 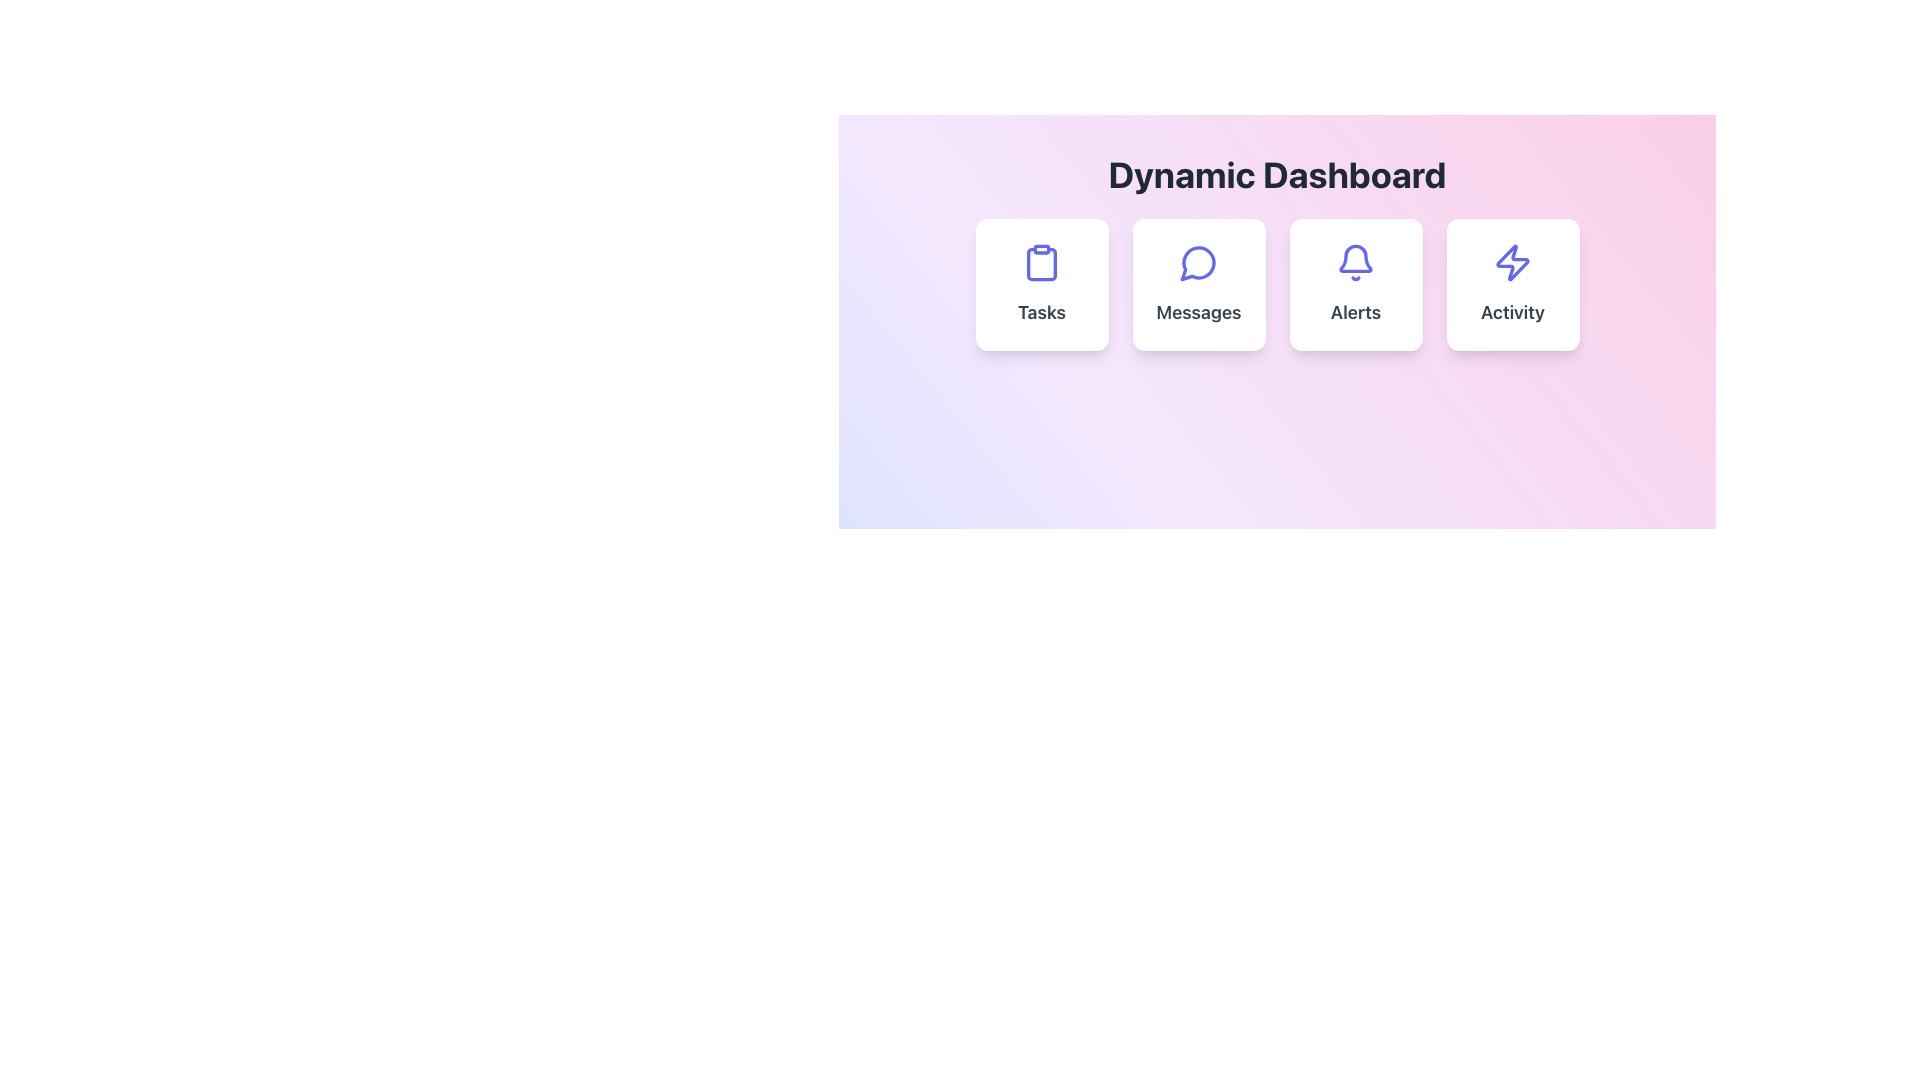 I want to click on the notification icon located in the third card of the horizontal row beneath the title 'Dynamic Dashboard' and above the 'Alerts' label to interact with notifications, so click(x=1356, y=257).